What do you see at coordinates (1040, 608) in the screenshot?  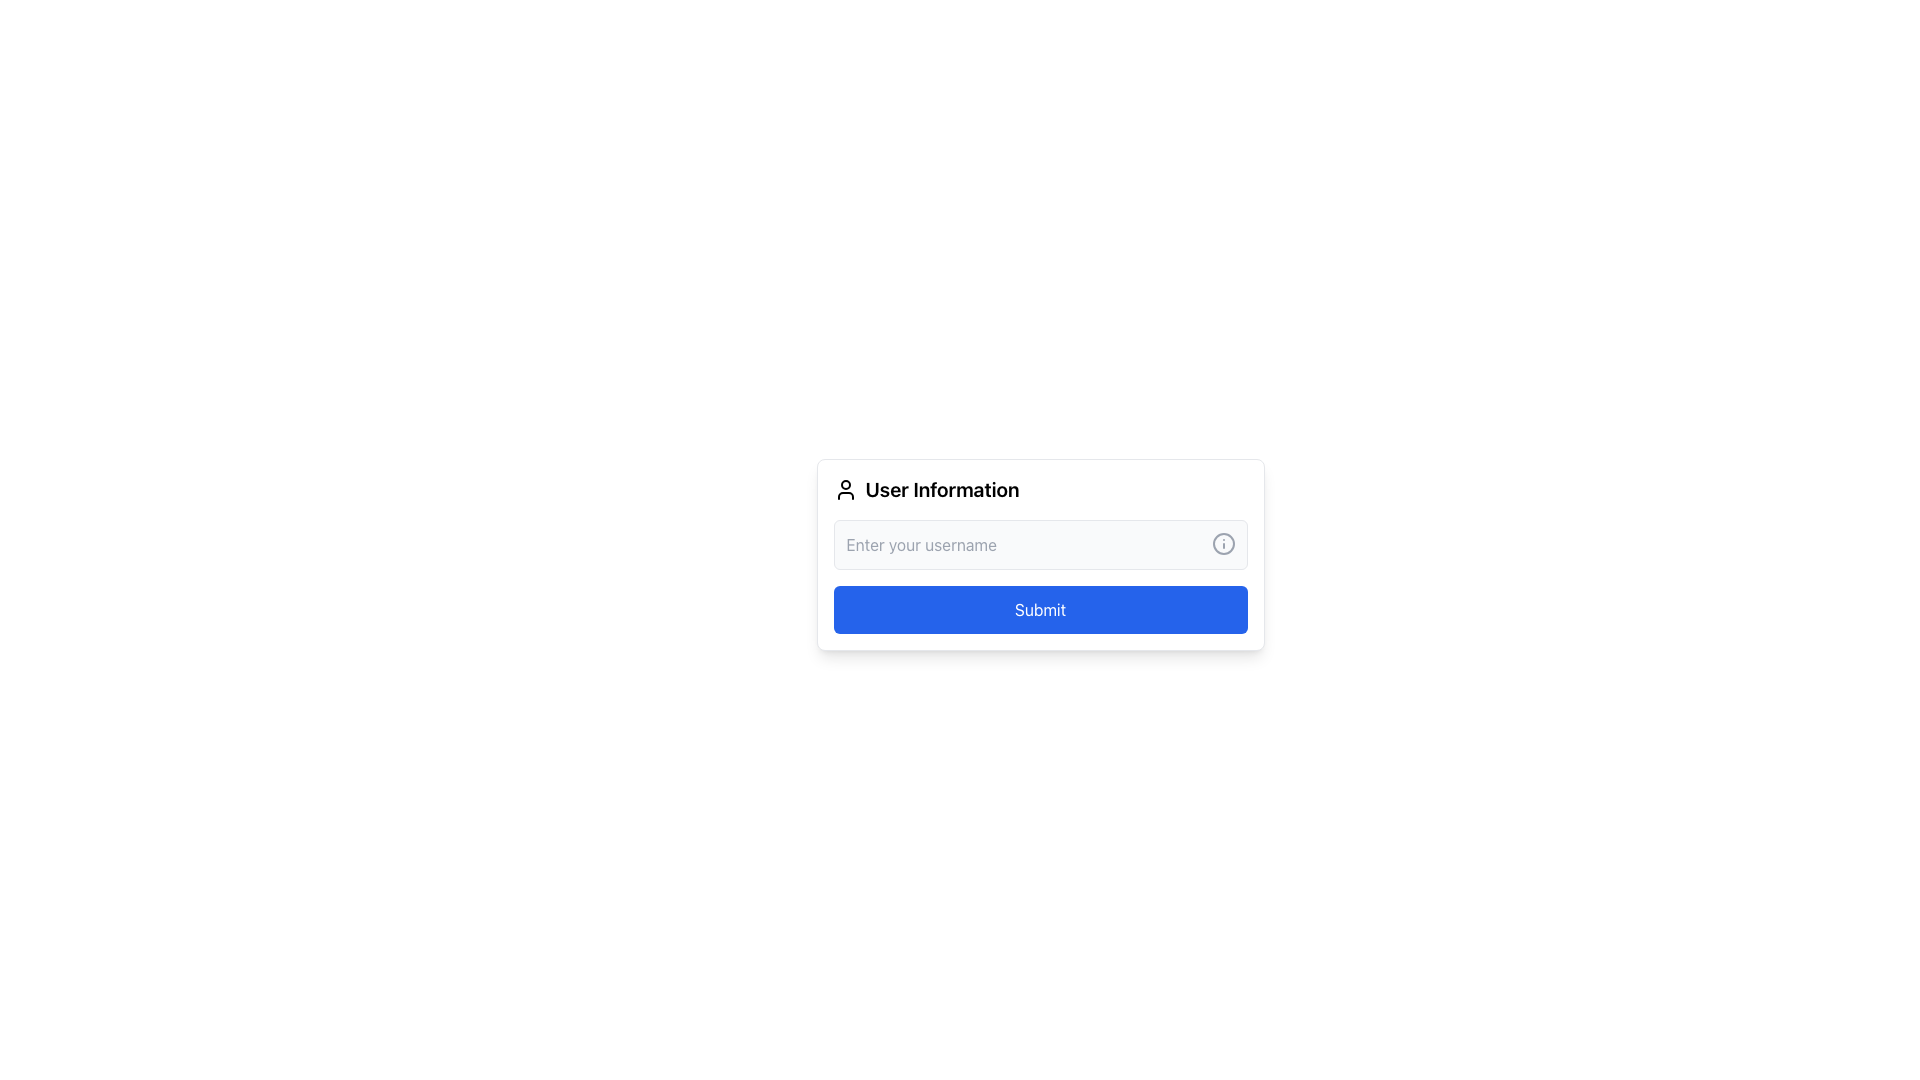 I see `the submit button located at the bottom of the 'User Information' form` at bounding box center [1040, 608].